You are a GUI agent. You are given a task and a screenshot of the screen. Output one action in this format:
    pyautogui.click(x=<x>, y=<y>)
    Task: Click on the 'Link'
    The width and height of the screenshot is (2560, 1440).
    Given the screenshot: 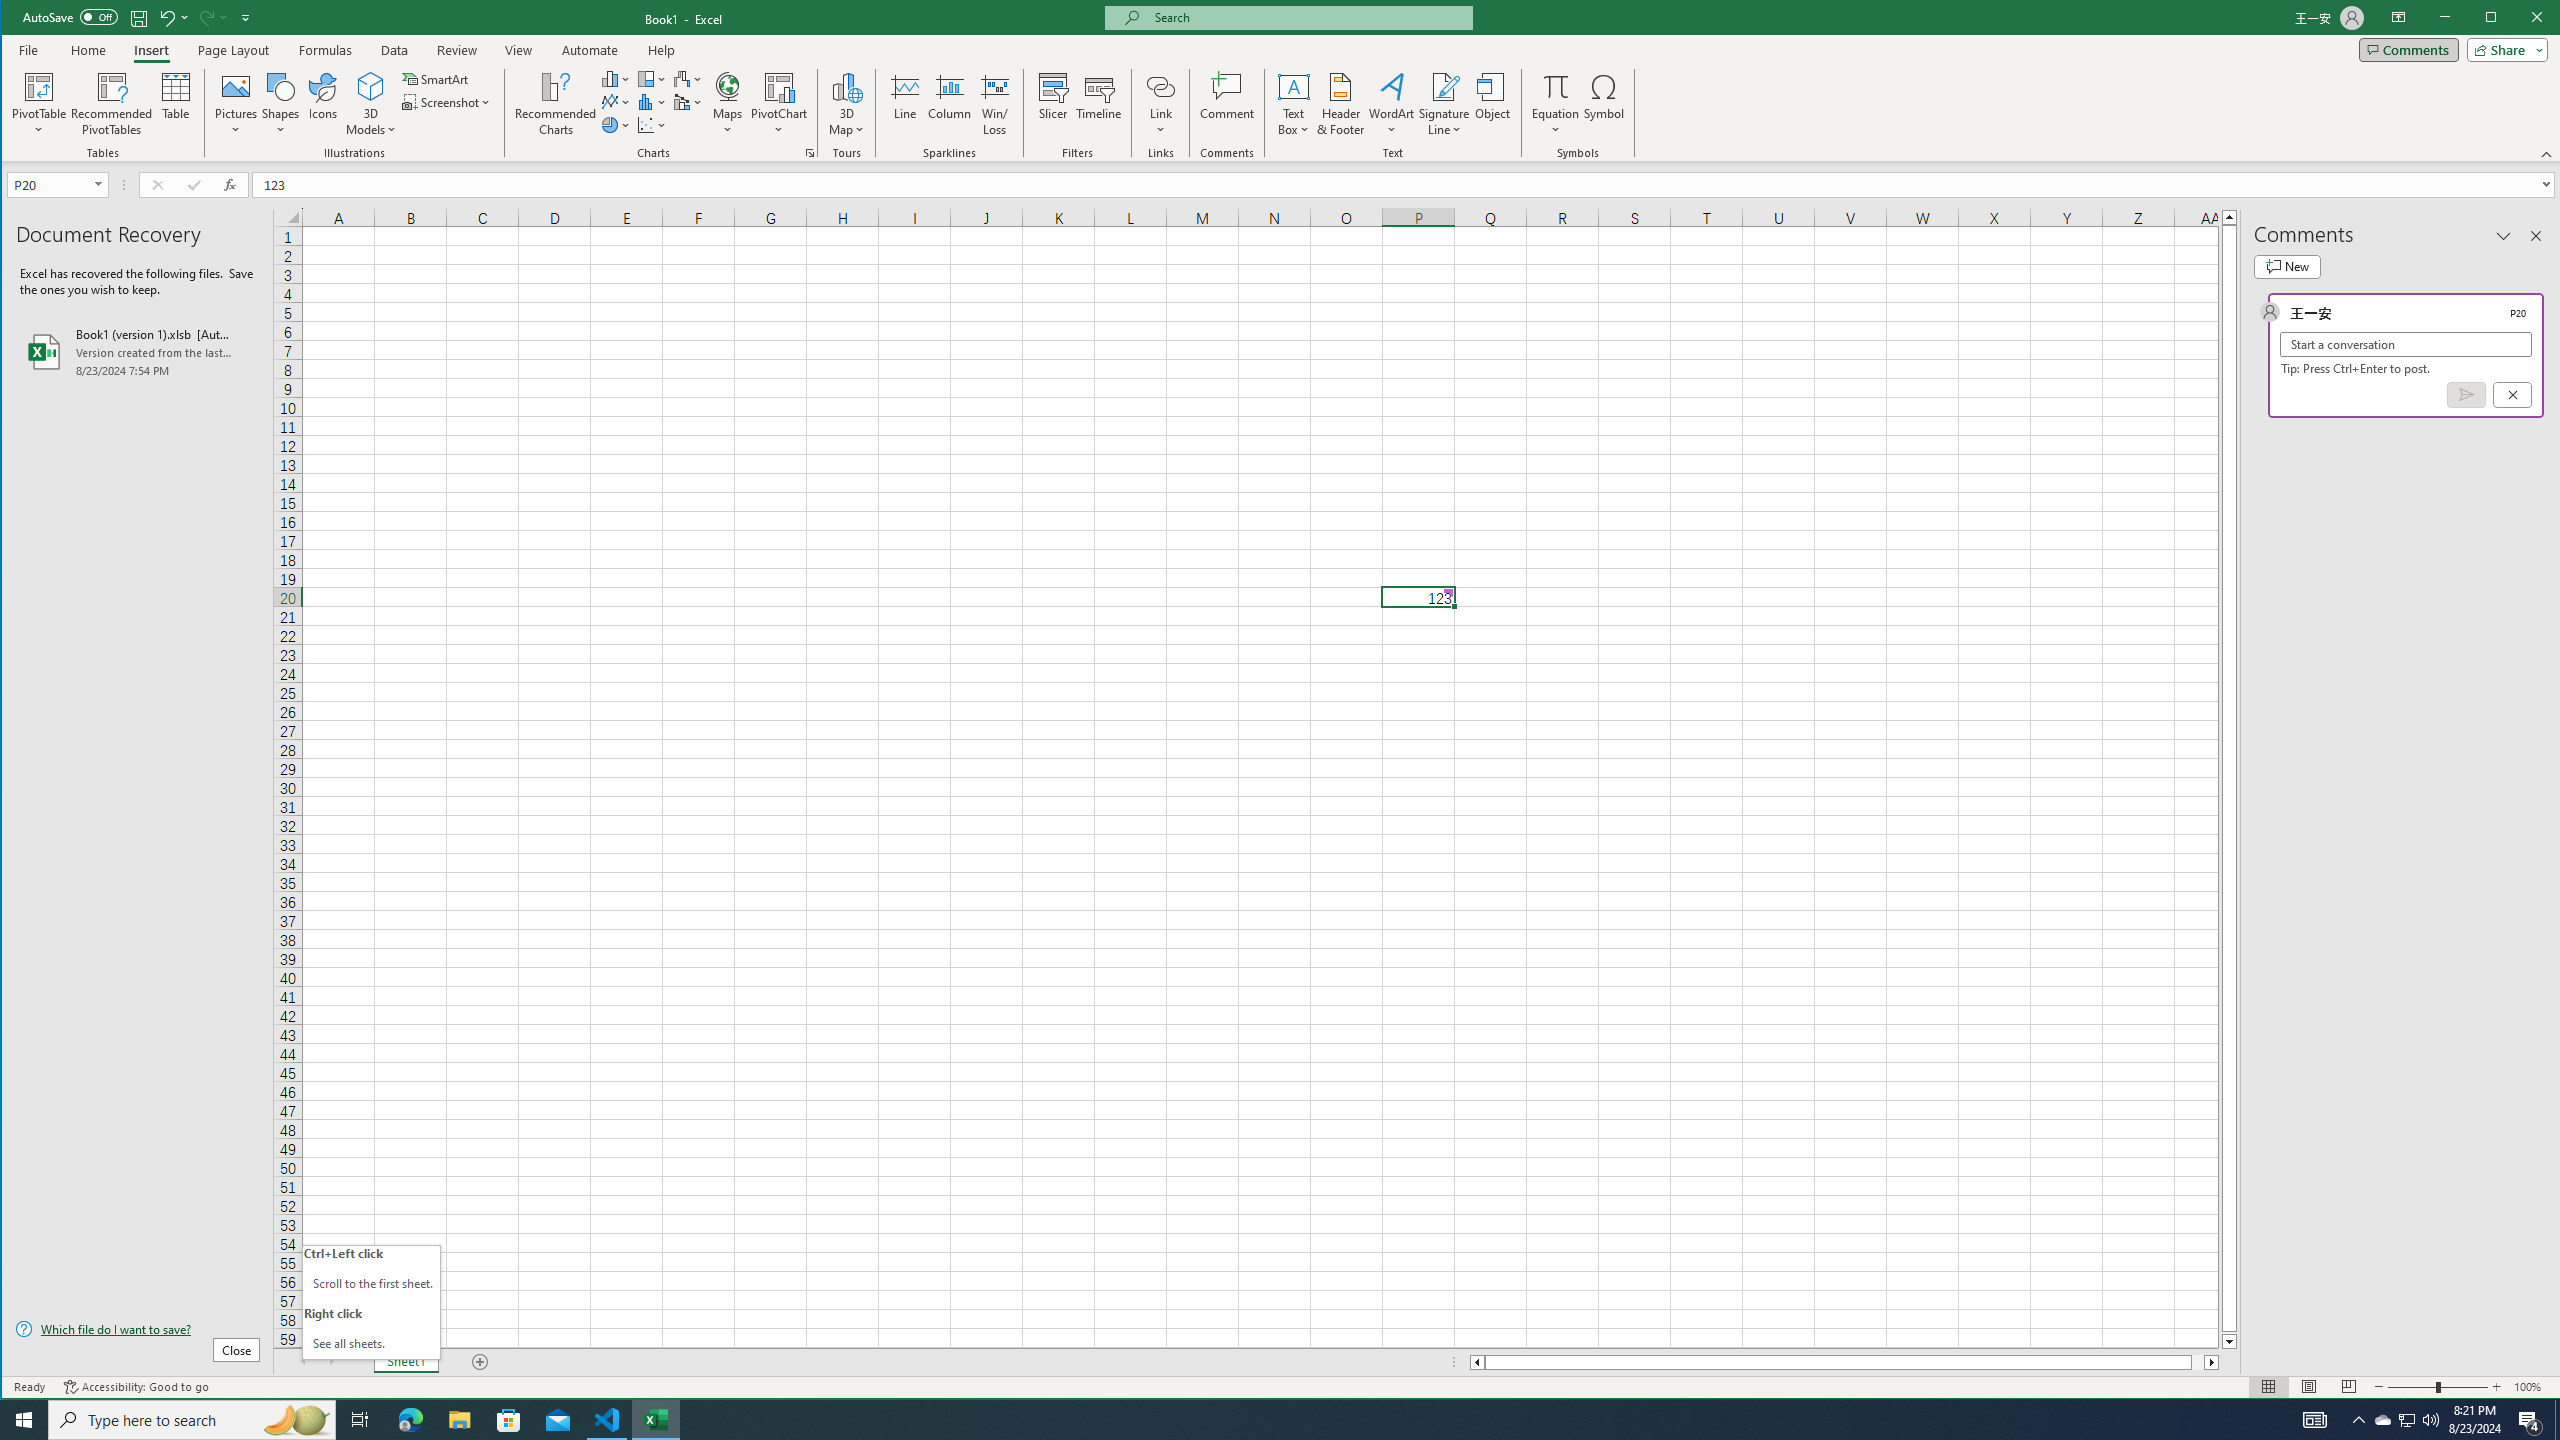 What is the action you would take?
    pyautogui.click(x=1159, y=103)
    